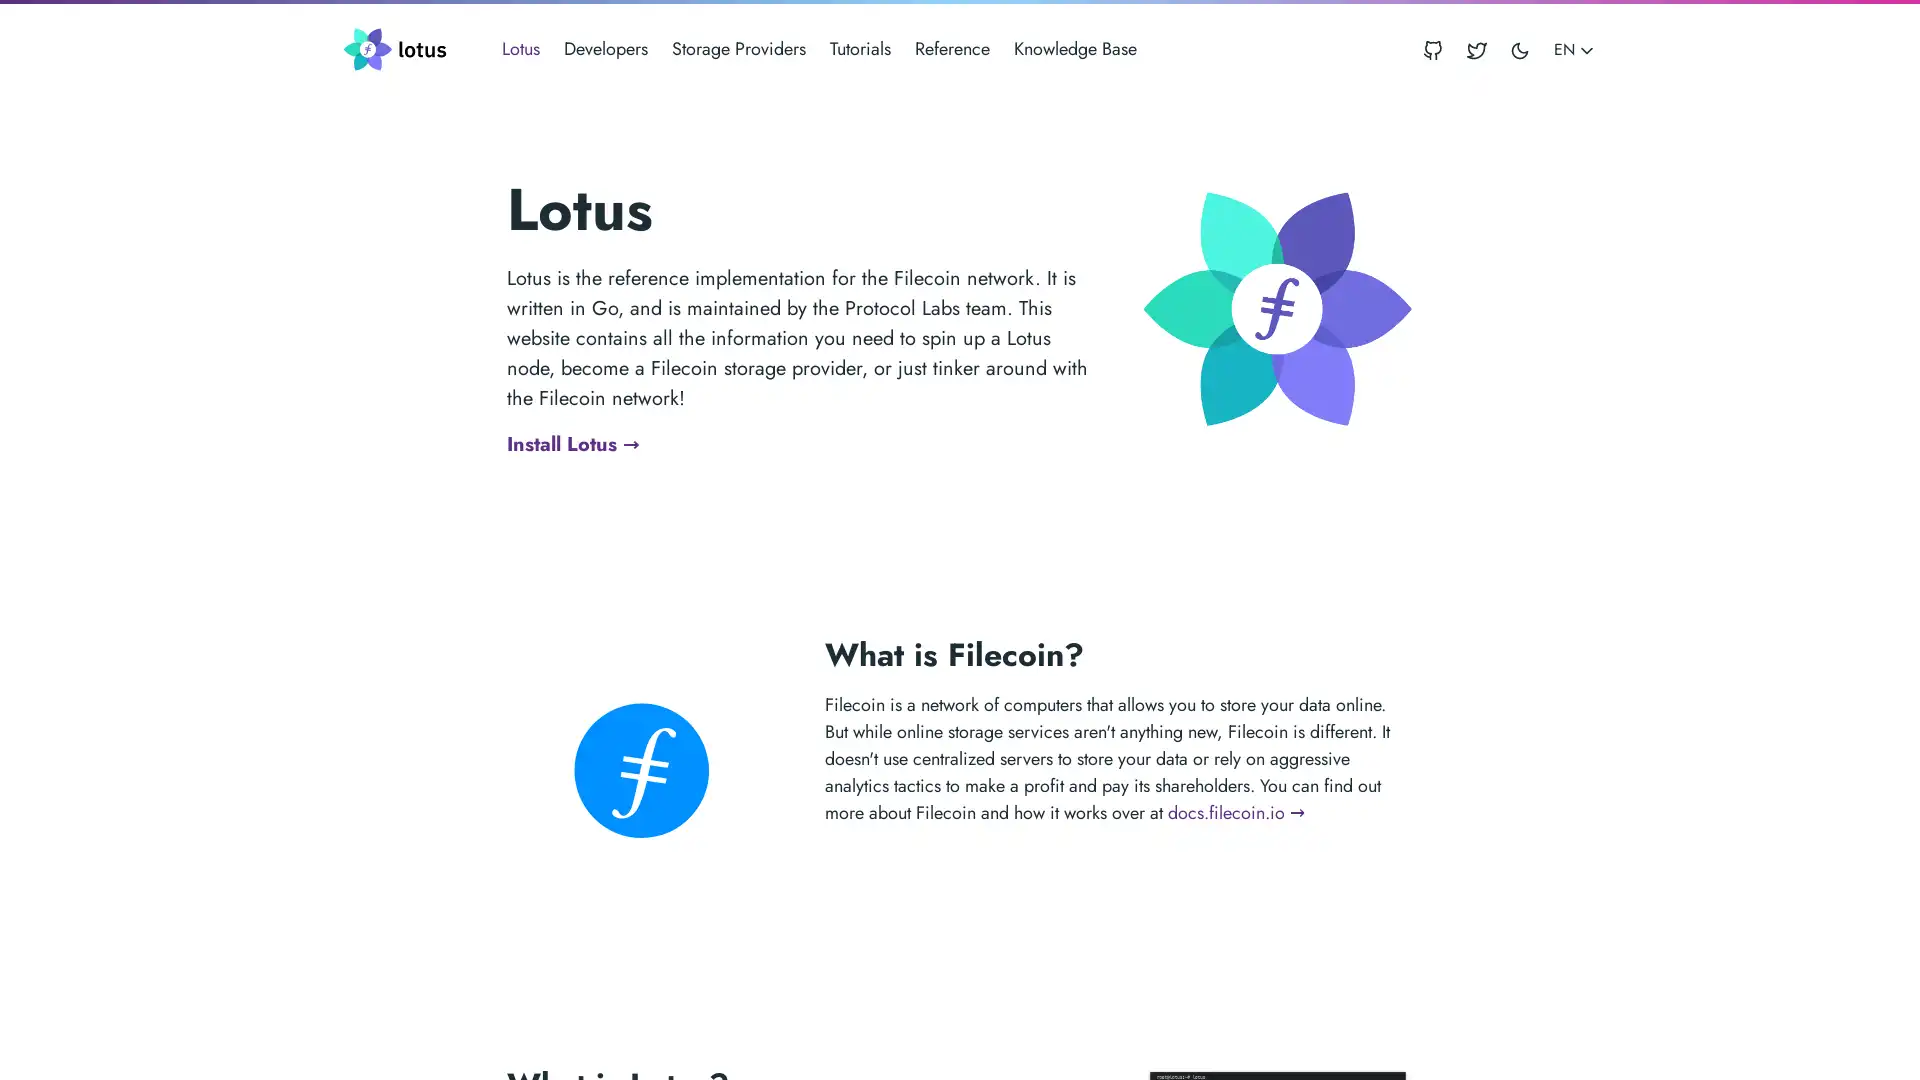  Describe the element at coordinates (1572, 48) in the screenshot. I see `EN` at that location.